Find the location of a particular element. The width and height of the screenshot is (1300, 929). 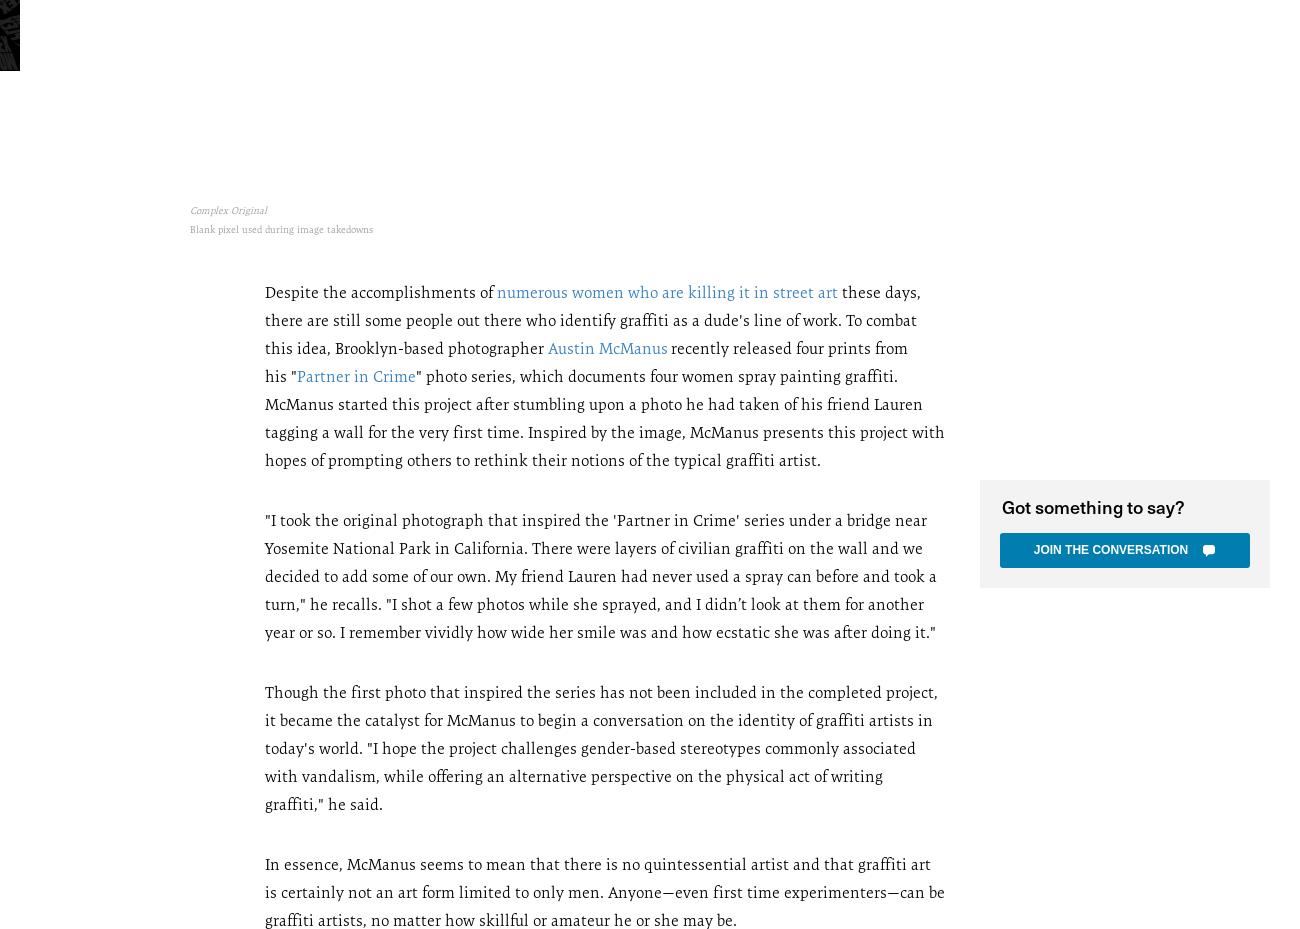

'Got something to say?' is located at coordinates (1092, 505).